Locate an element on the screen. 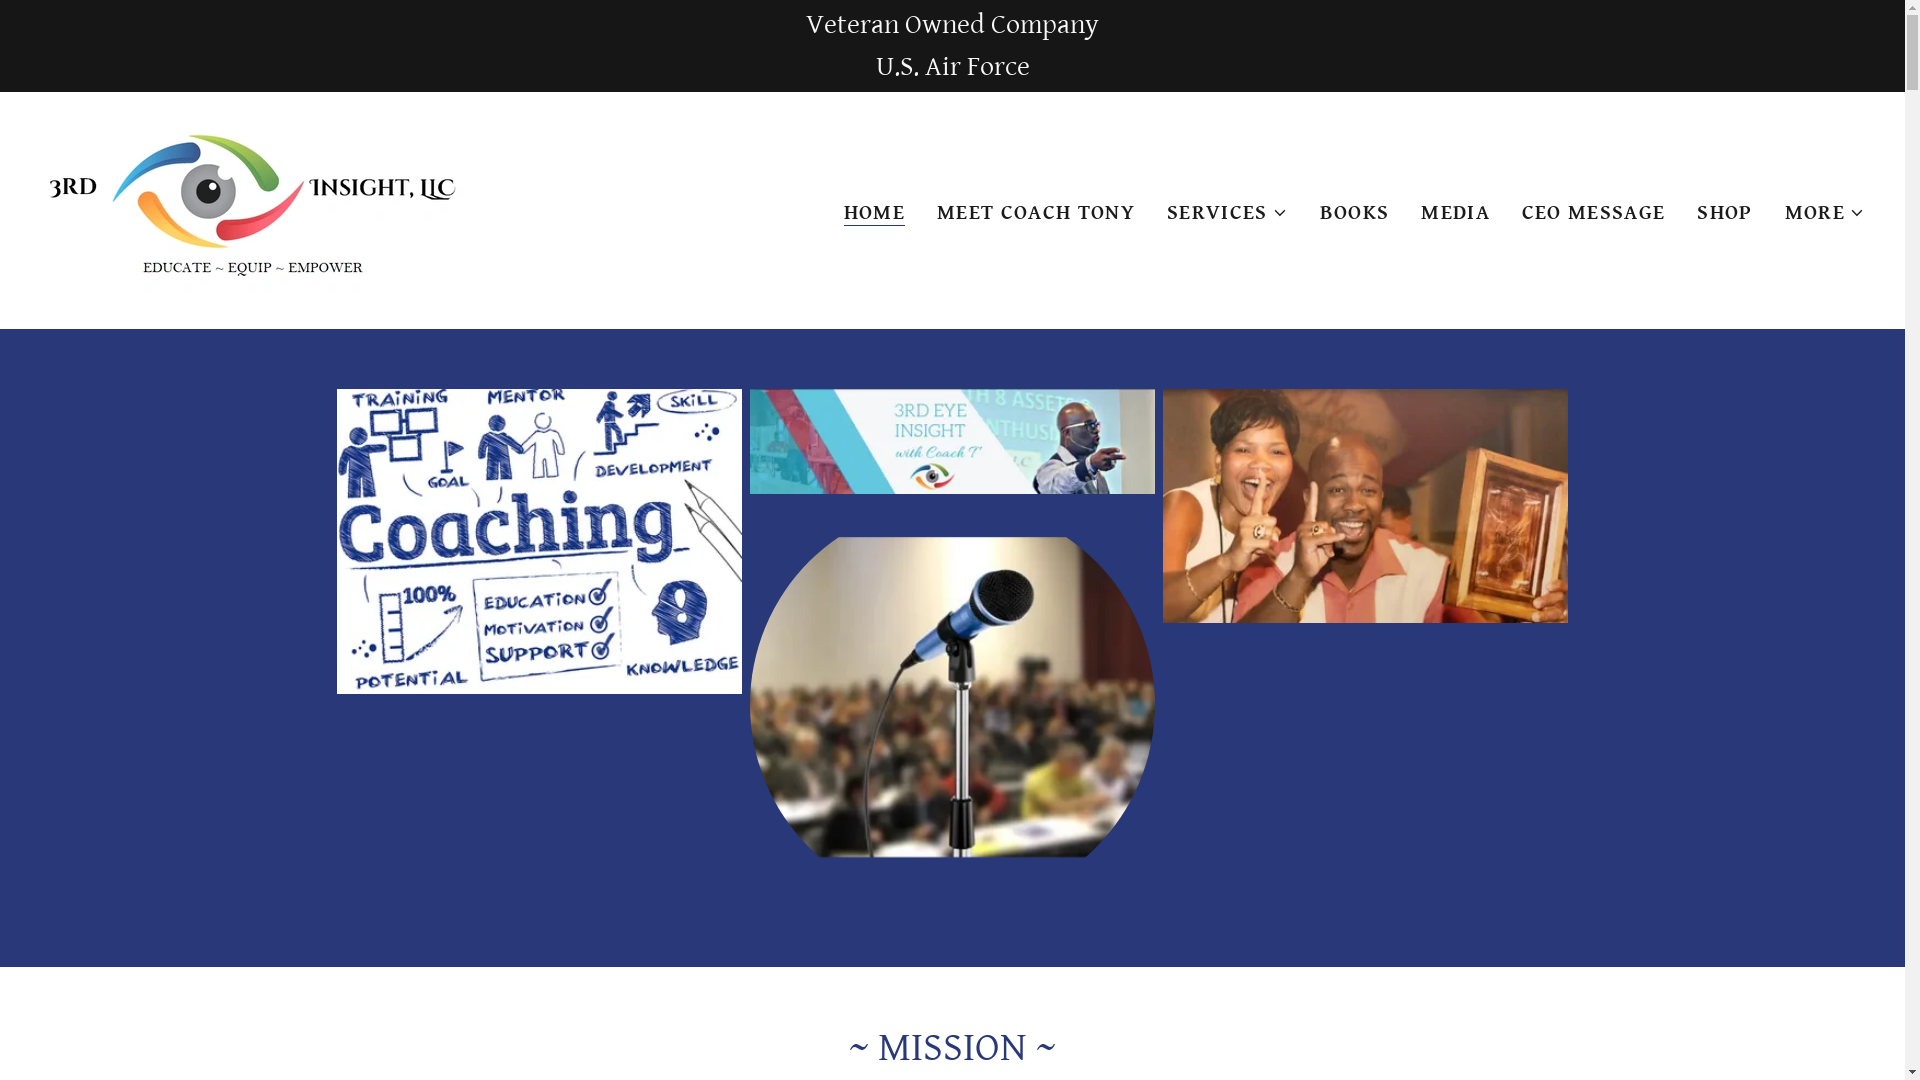 Image resolution: width=1920 pixels, height=1080 pixels. 'SERVICES' is located at coordinates (1166, 212).